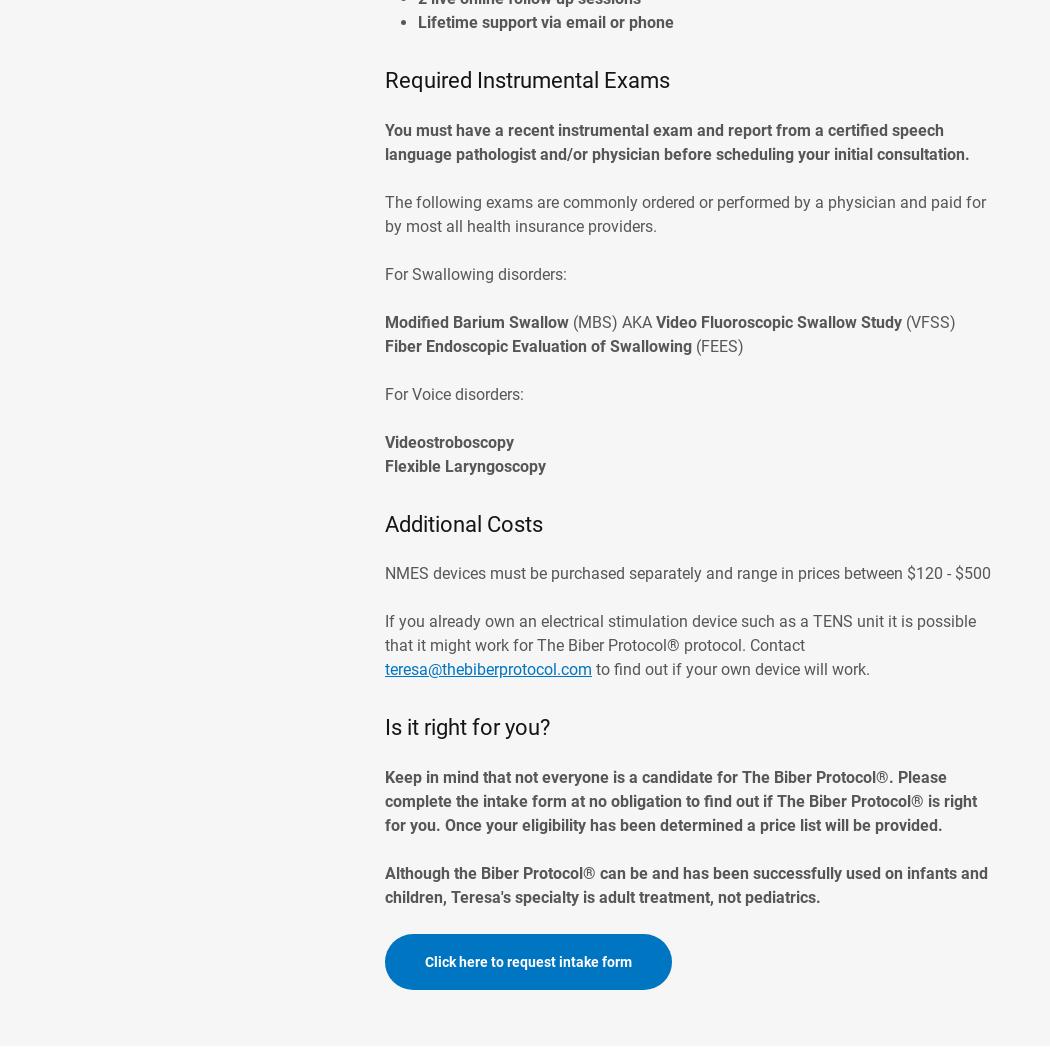 Image resolution: width=1050 pixels, height=1063 pixels. Describe the element at coordinates (687, 572) in the screenshot. I see `'NMES devices must be purchased separately and range in prices between $120 - $500'` at that location.